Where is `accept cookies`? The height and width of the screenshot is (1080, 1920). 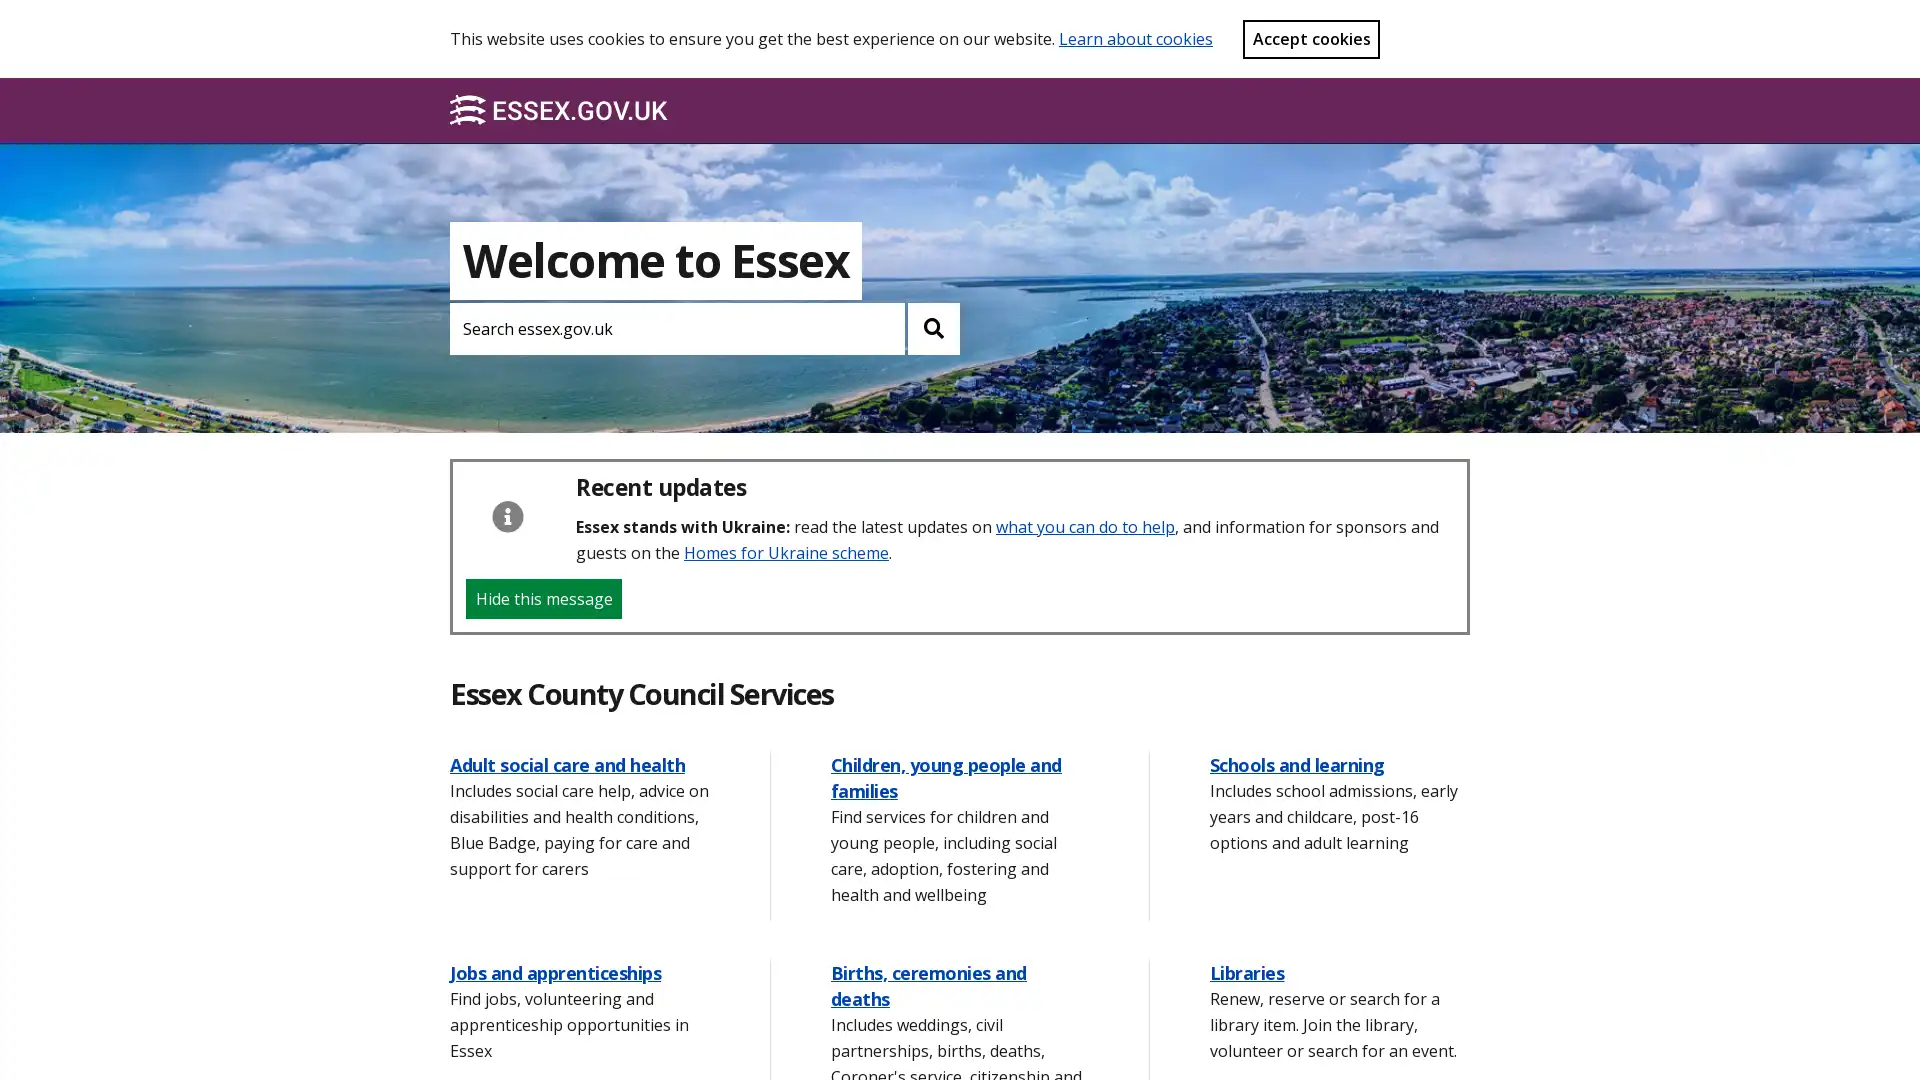 accept cookies is located at coordinates (1311, 38).